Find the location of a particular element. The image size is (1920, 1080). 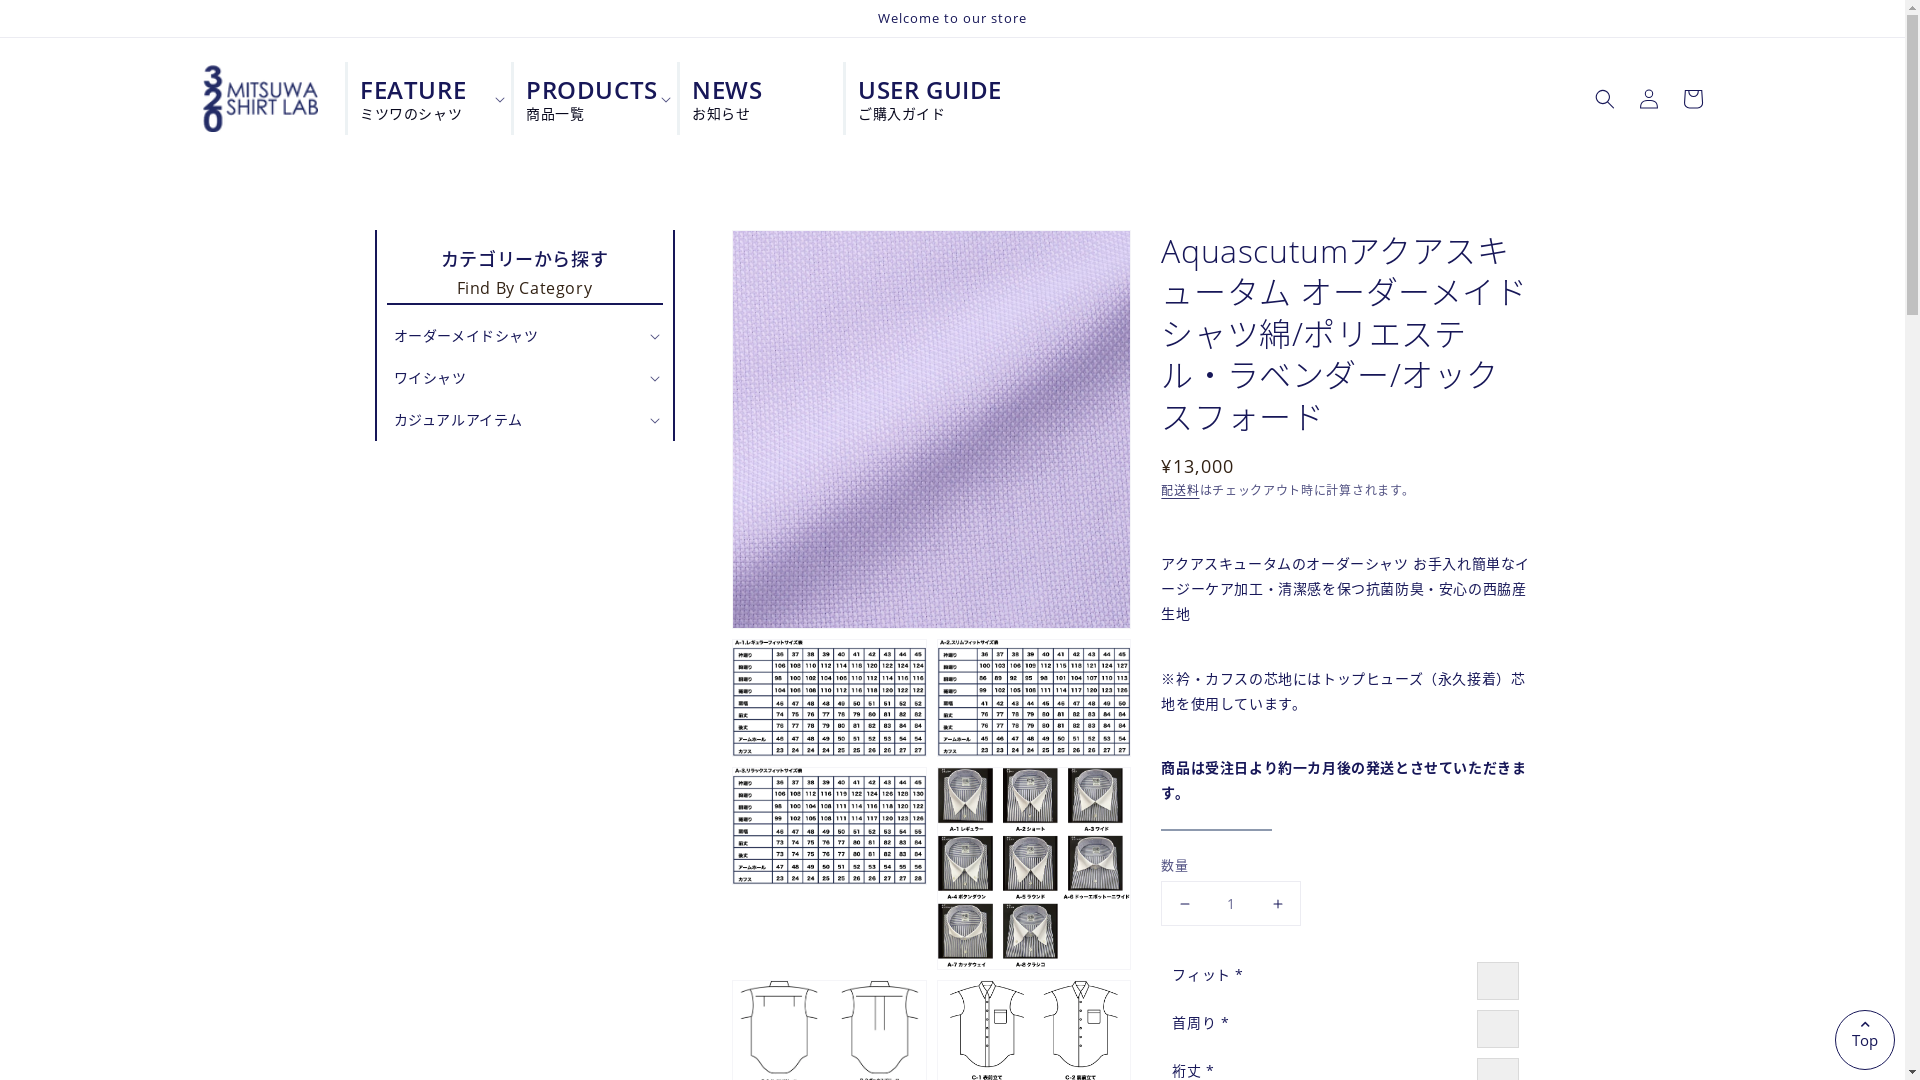

'USER GUIDE' is located at coordinates (918, 98).